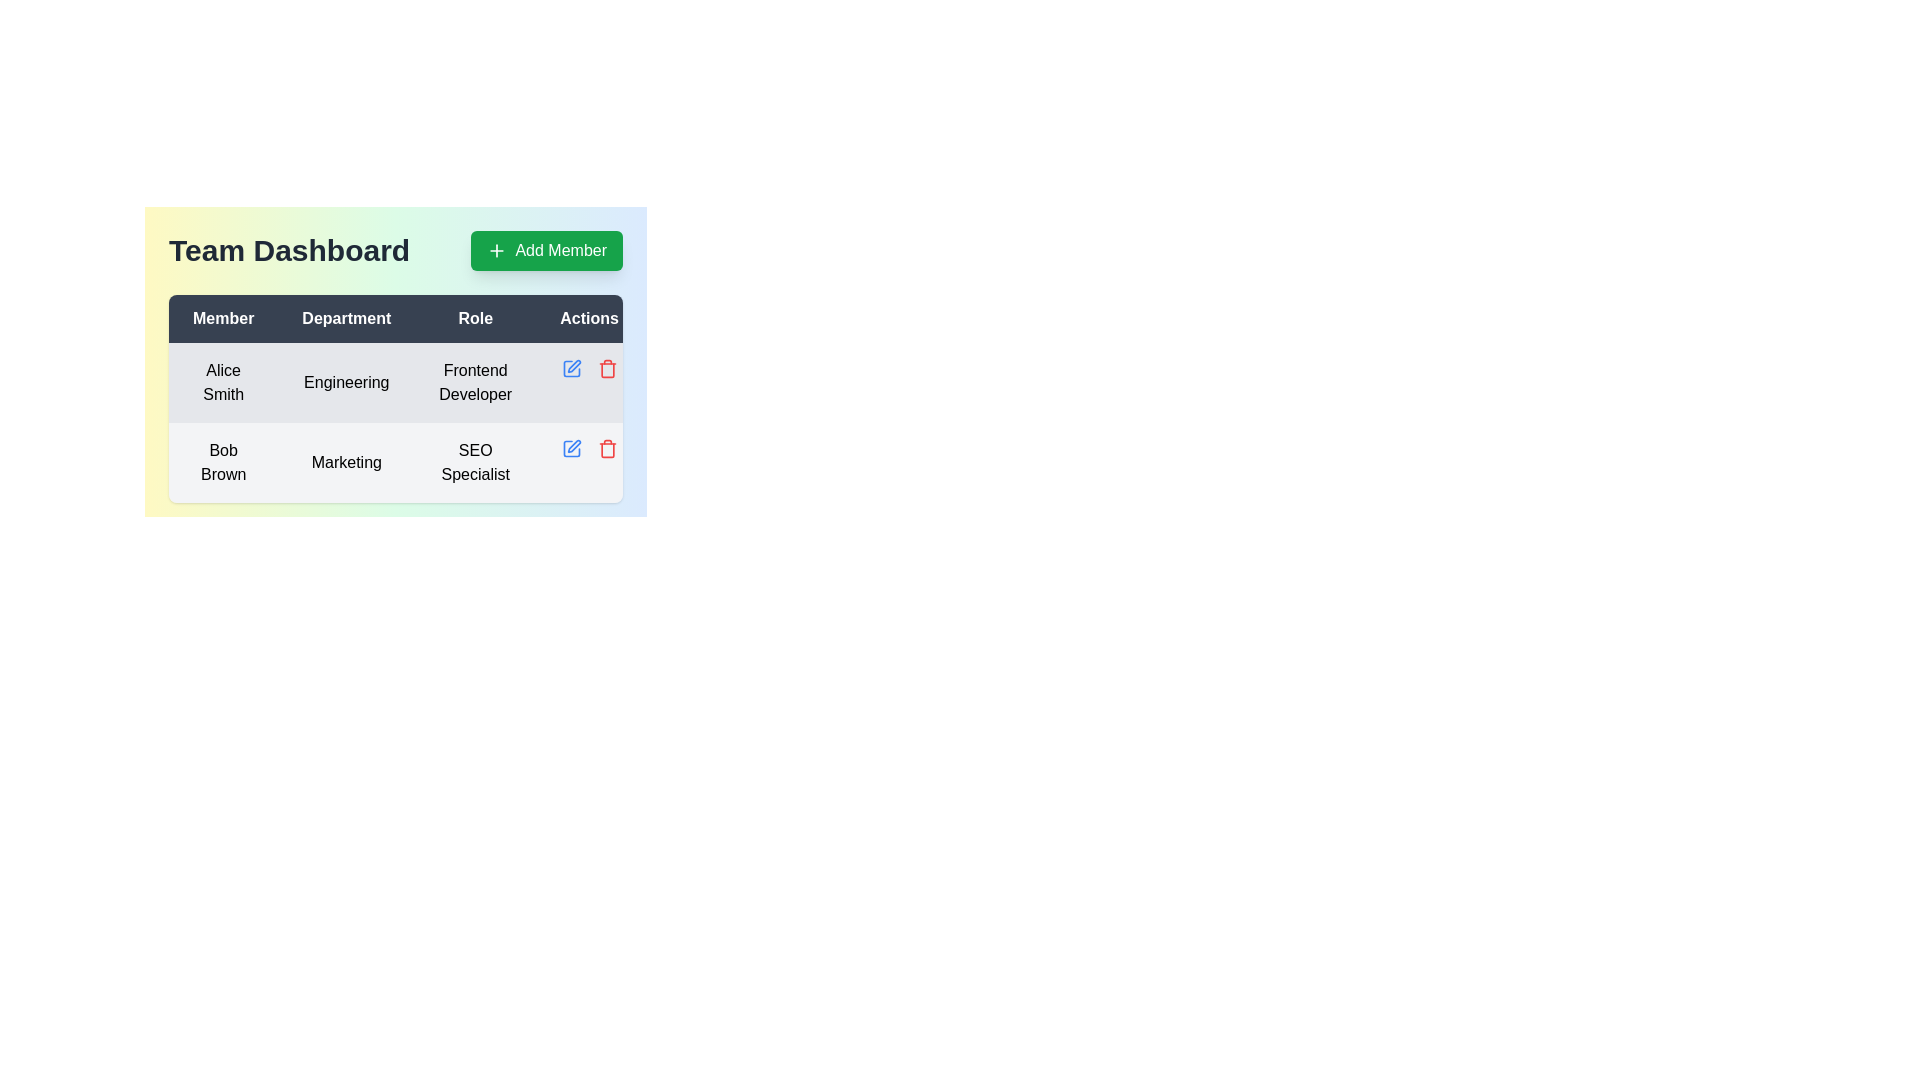 This screenshot has height=1080, width=1920. I want to click on the Text Label indicating the job title of 'Bob Brown' in the 'Marketing' department located in the second row of the table under the 'Role' column, so click(474, 462).